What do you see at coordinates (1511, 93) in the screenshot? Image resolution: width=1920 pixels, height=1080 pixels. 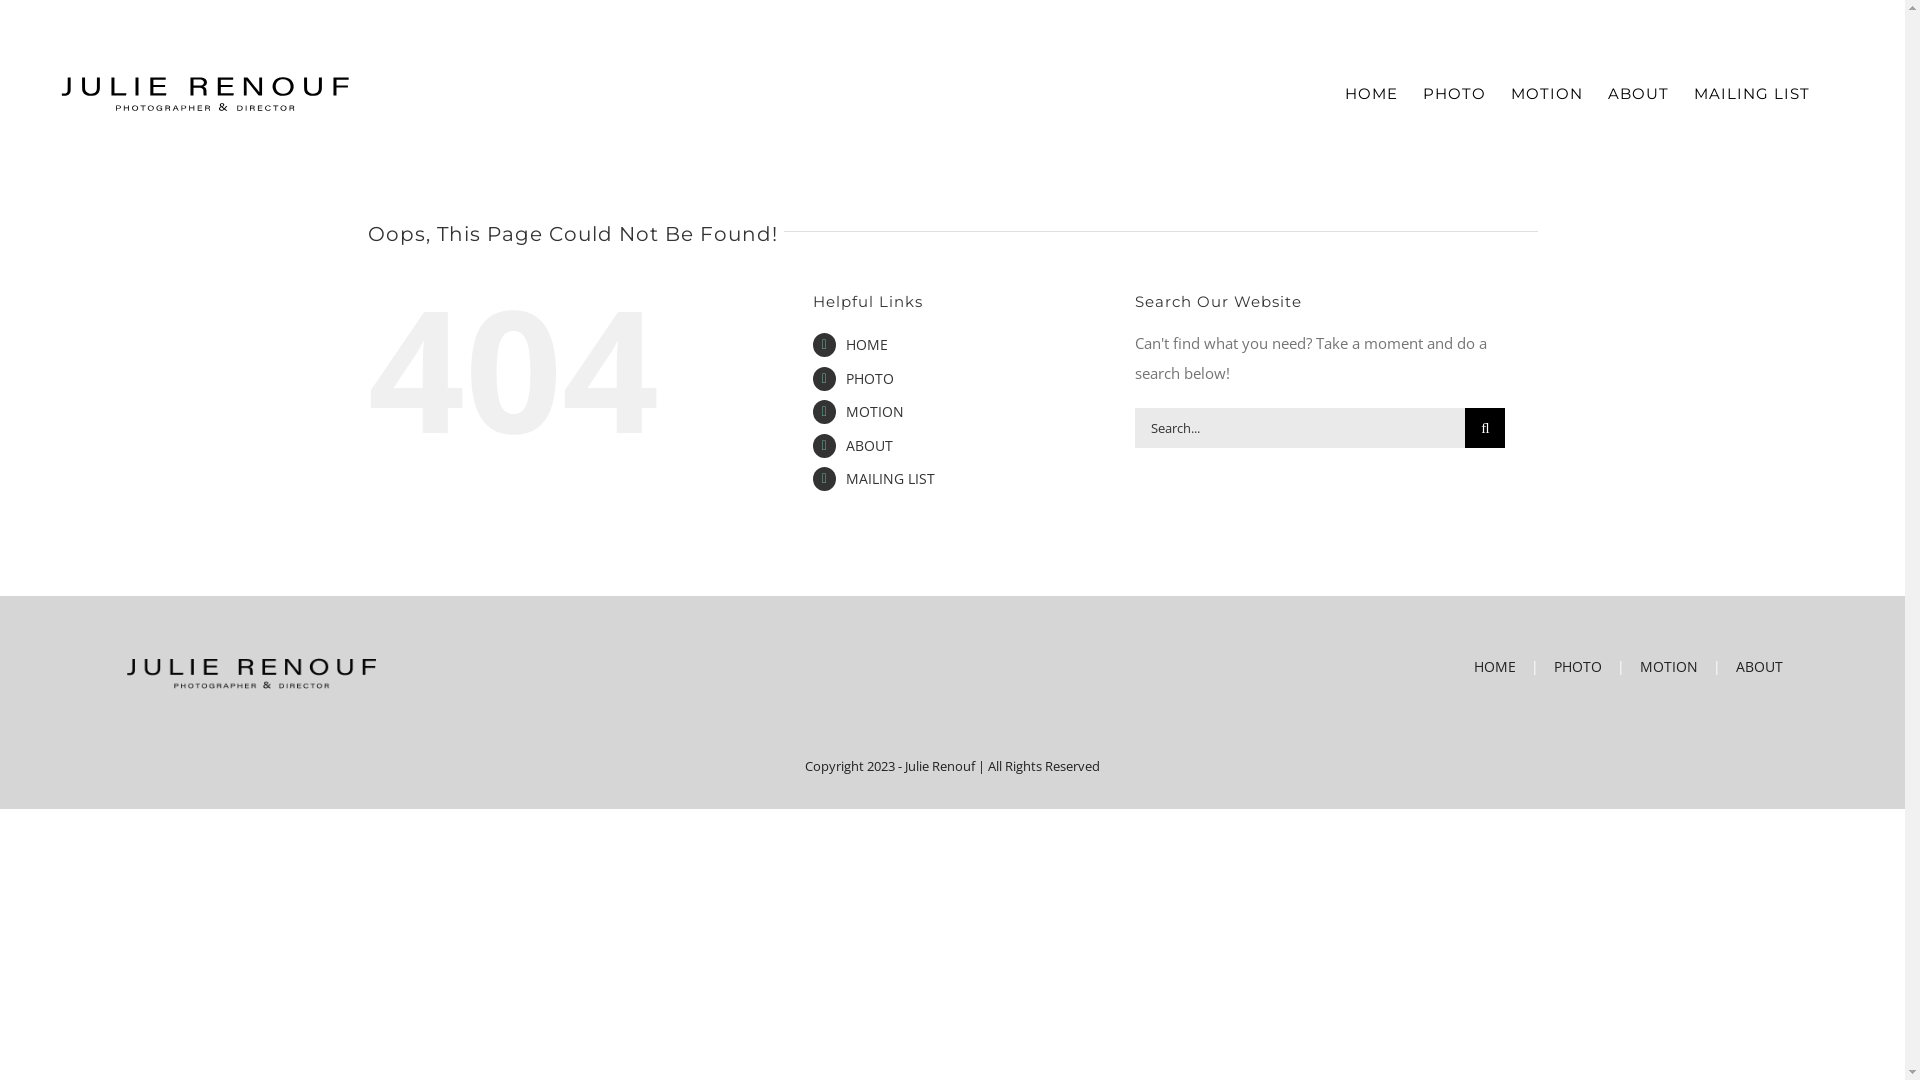 I see `'MOTION'` at bounding box center [1511, 93].